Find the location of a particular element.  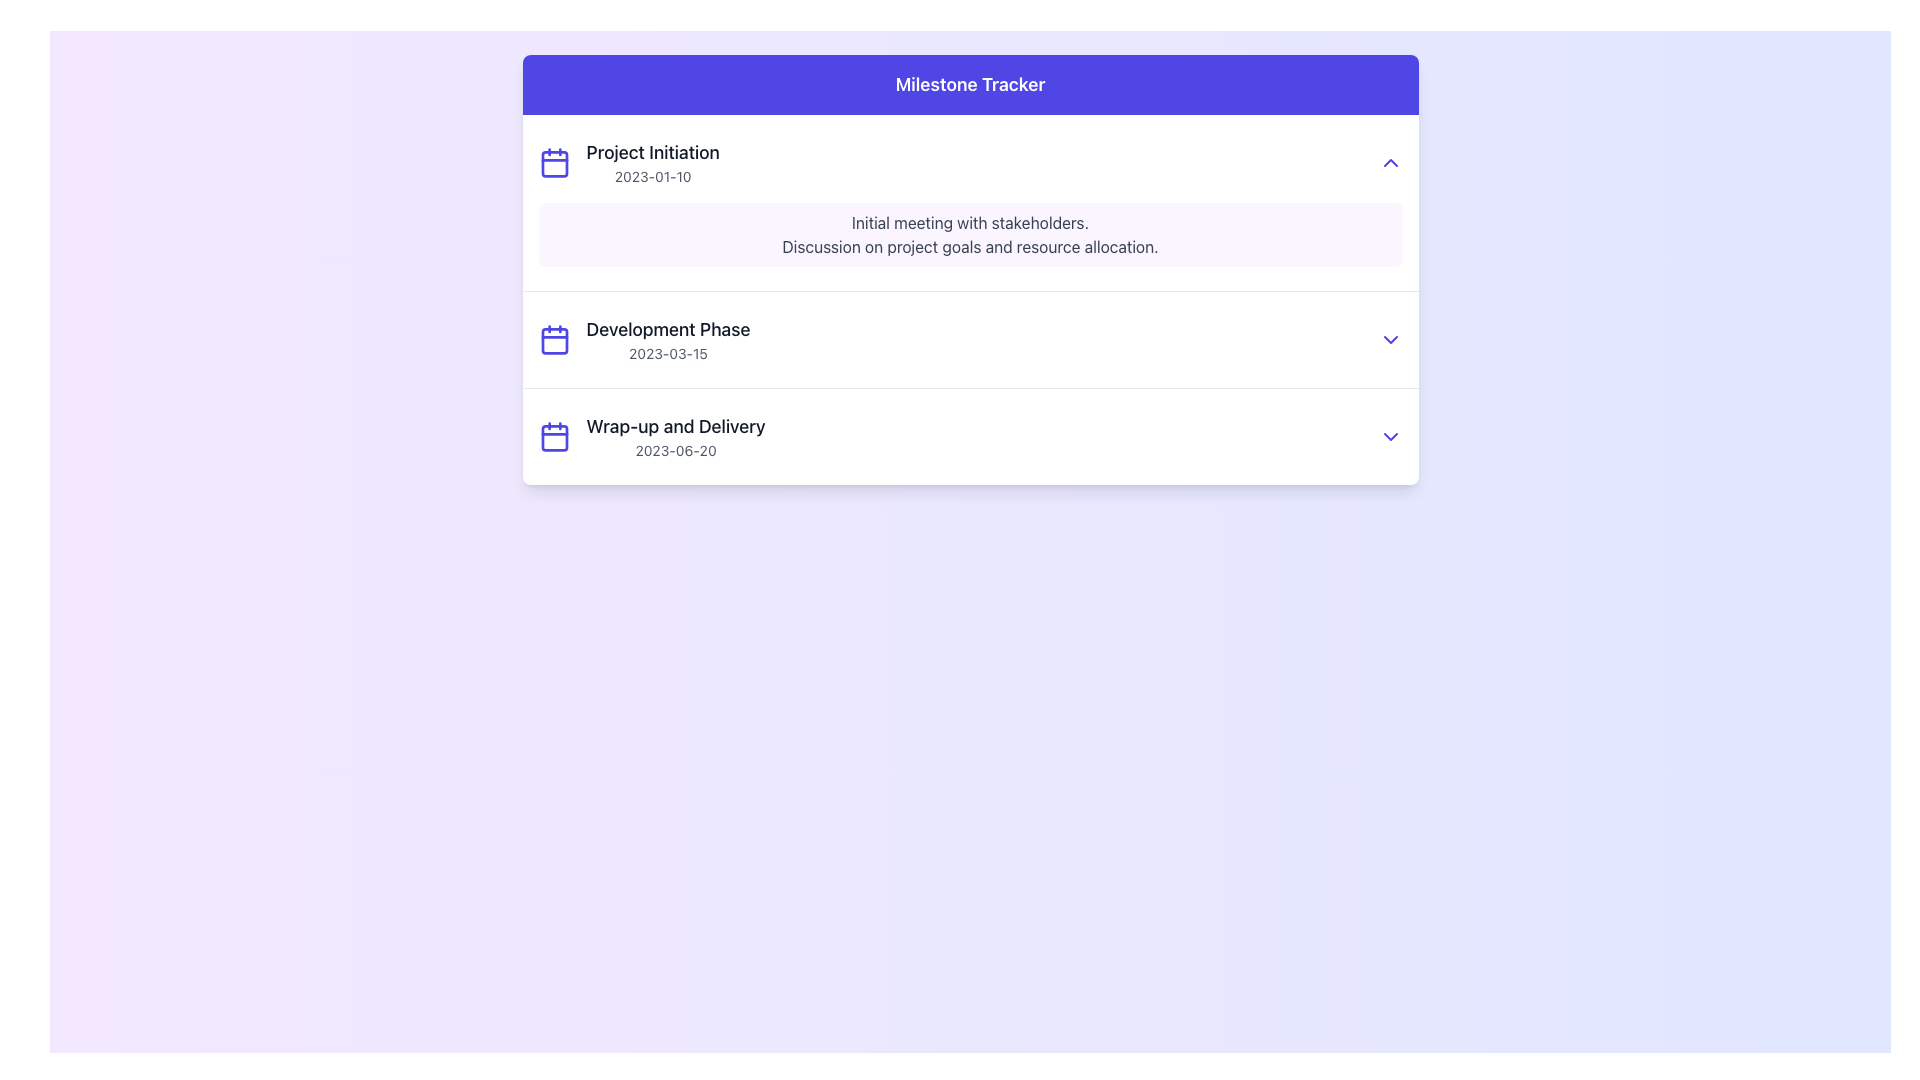

the milestone titled 'Wrap-up and Delivery' scheduled for '2023-06-20' in the Milestone Tracker section, which is the third item in the vertical list is located at coordinates (652, 435).